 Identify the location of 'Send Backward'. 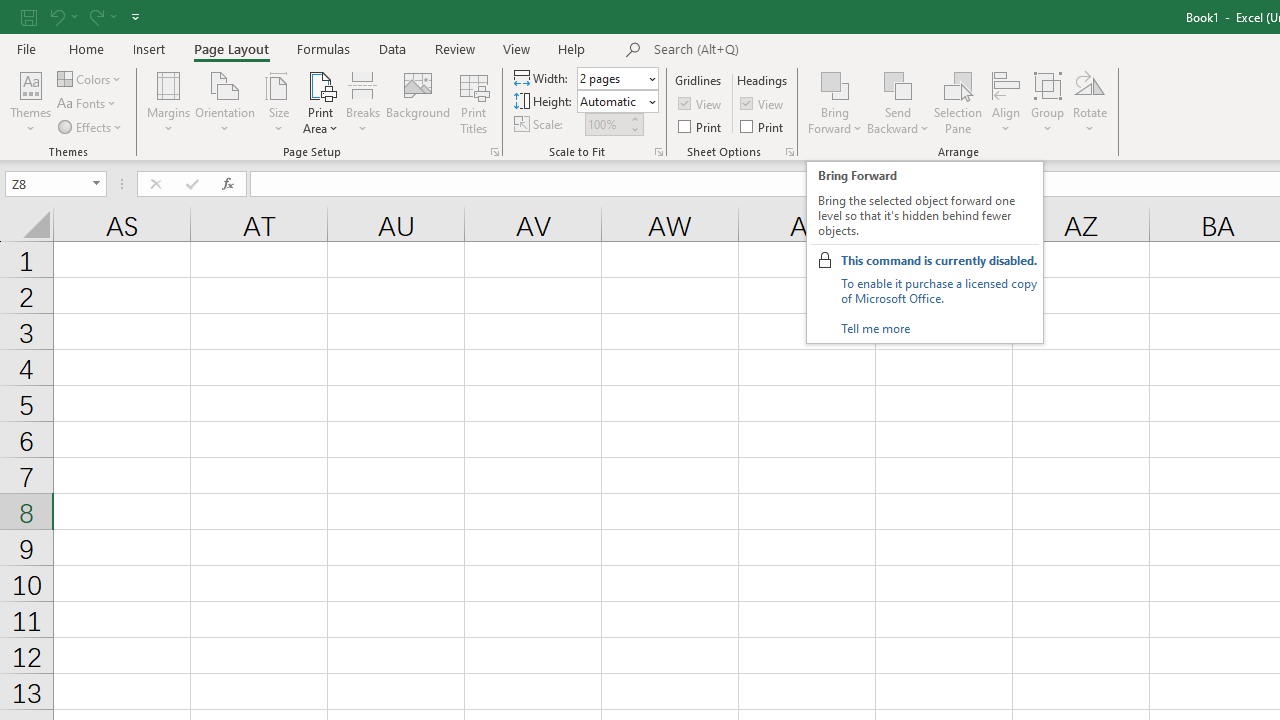
(897, 103).